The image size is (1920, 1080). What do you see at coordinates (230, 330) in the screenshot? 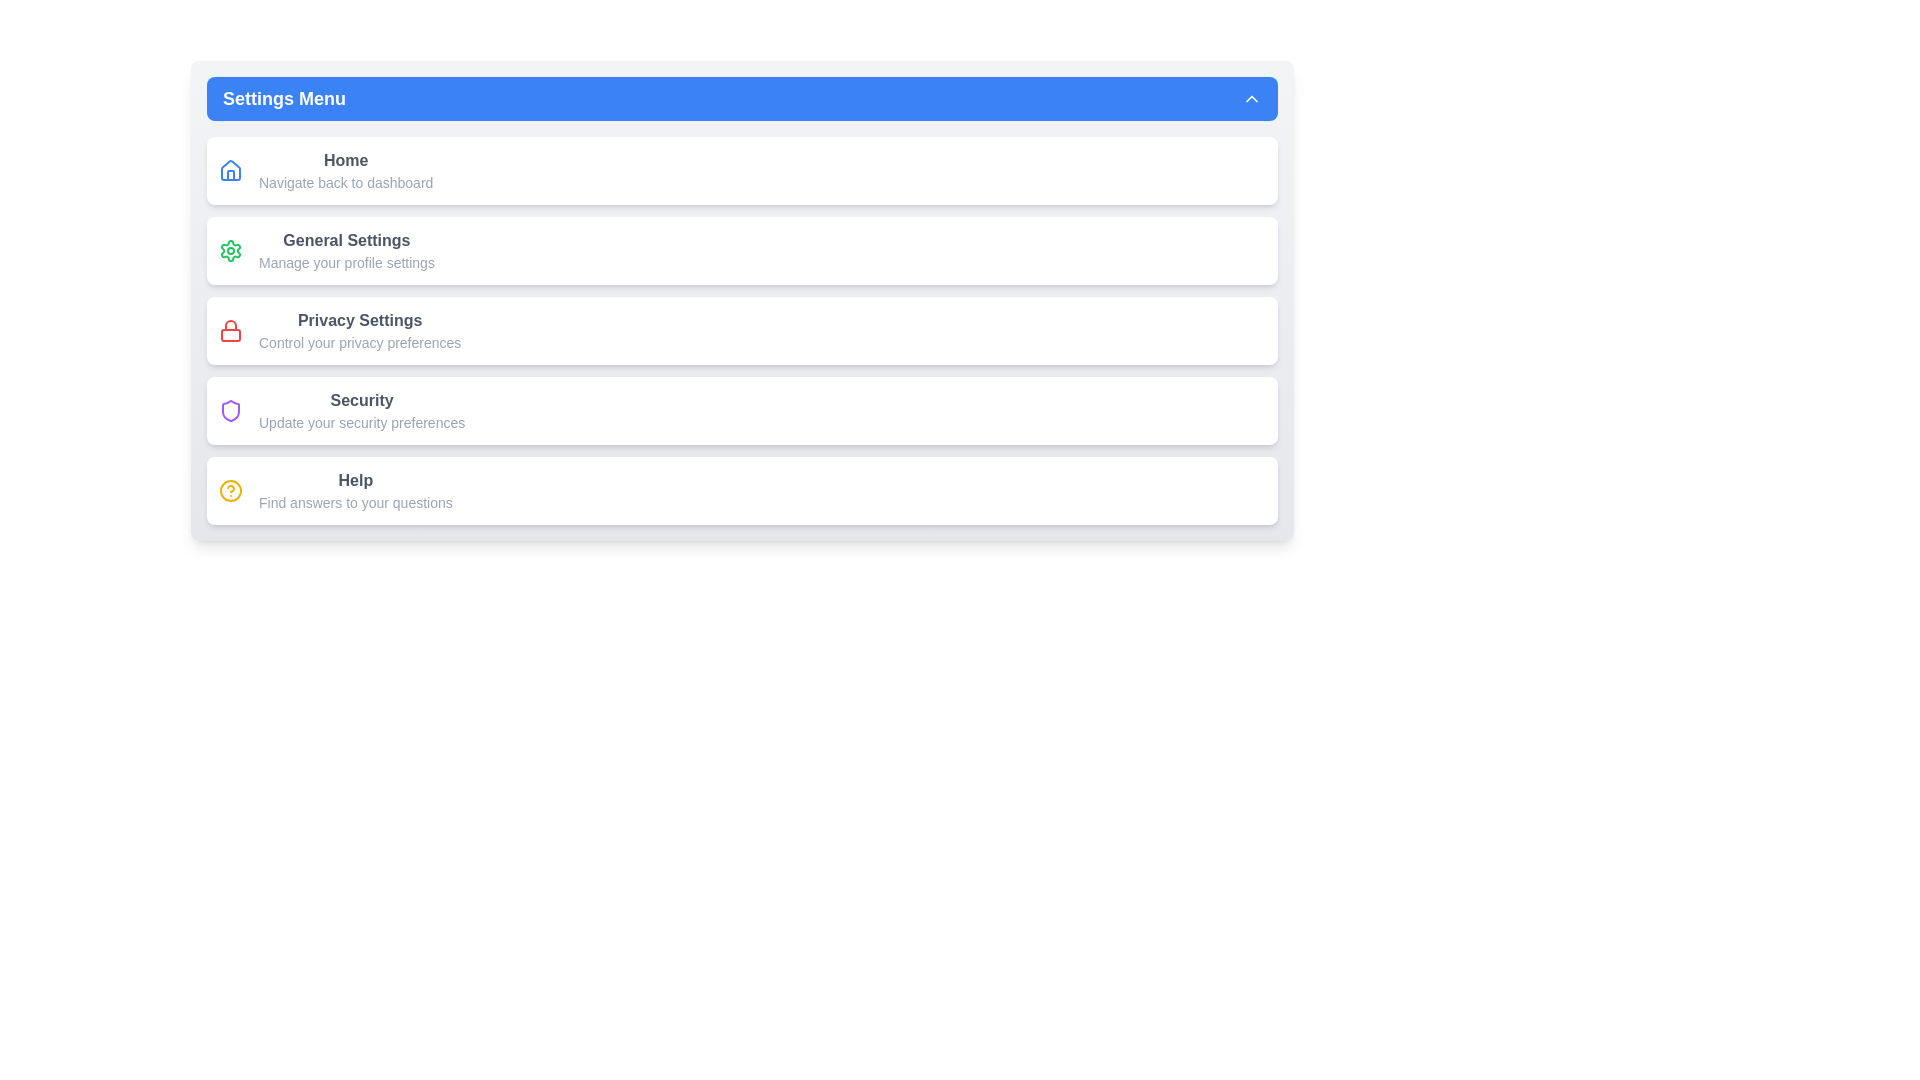
I see `the padlock icon representing 'Privacy Settings' located at the left end of the third row in the settings menu` at bounding box center [230, 330].